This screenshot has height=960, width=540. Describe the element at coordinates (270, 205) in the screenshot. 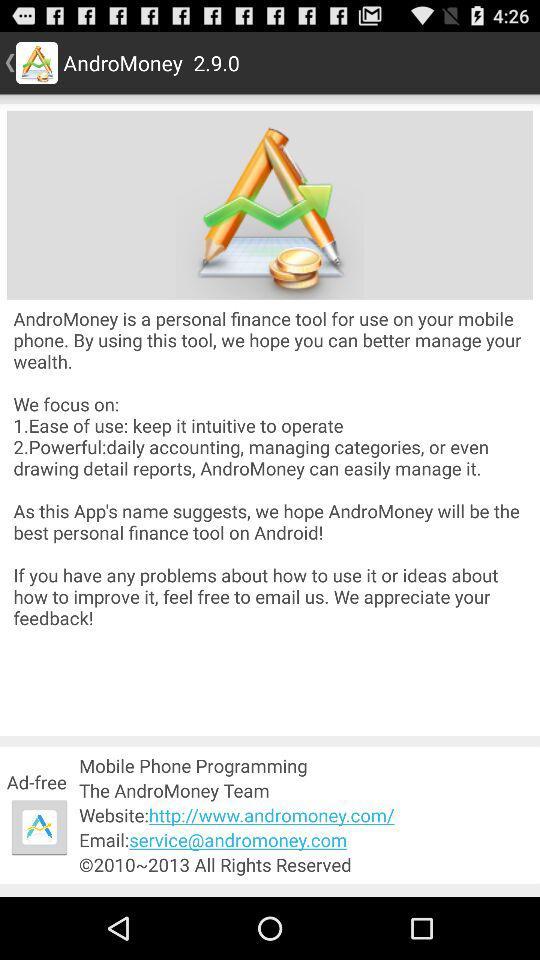

I see `the company option` at that location.